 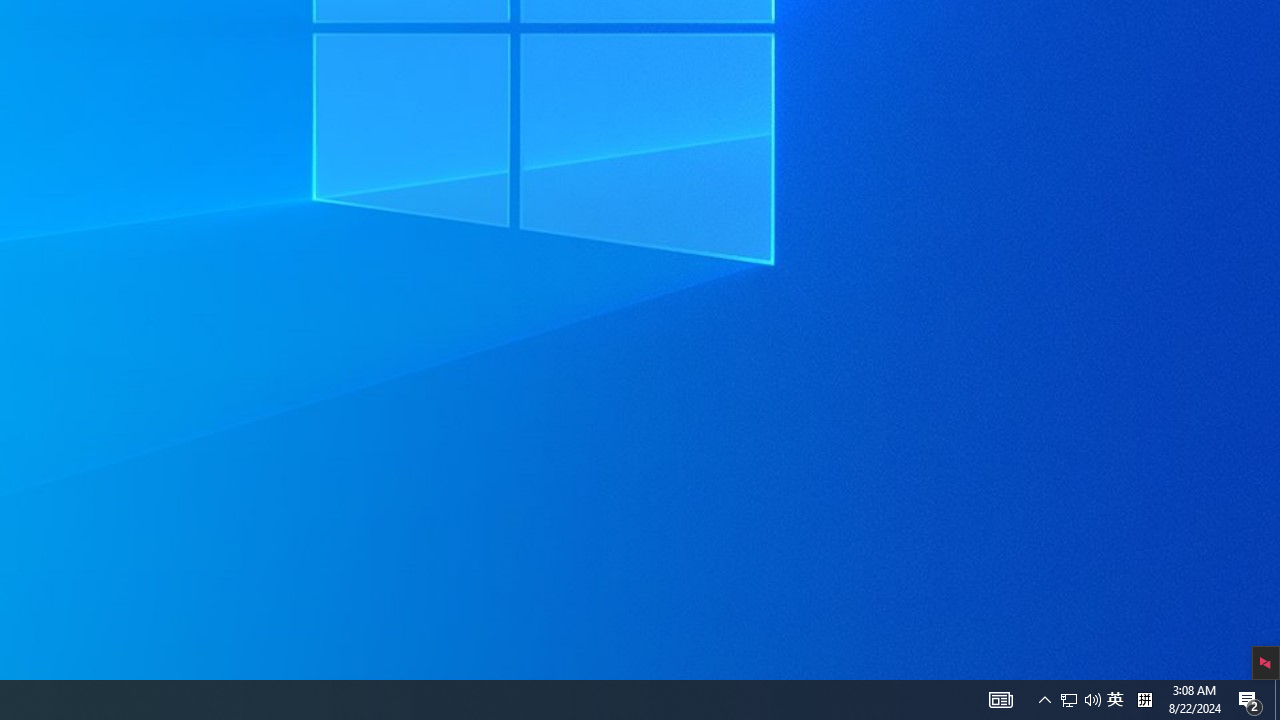 What do you see at coordinates (1276, 698) in the screenshot?
I see `'Action Center, 2 new notifications'` at bounding box center [1276, 698].